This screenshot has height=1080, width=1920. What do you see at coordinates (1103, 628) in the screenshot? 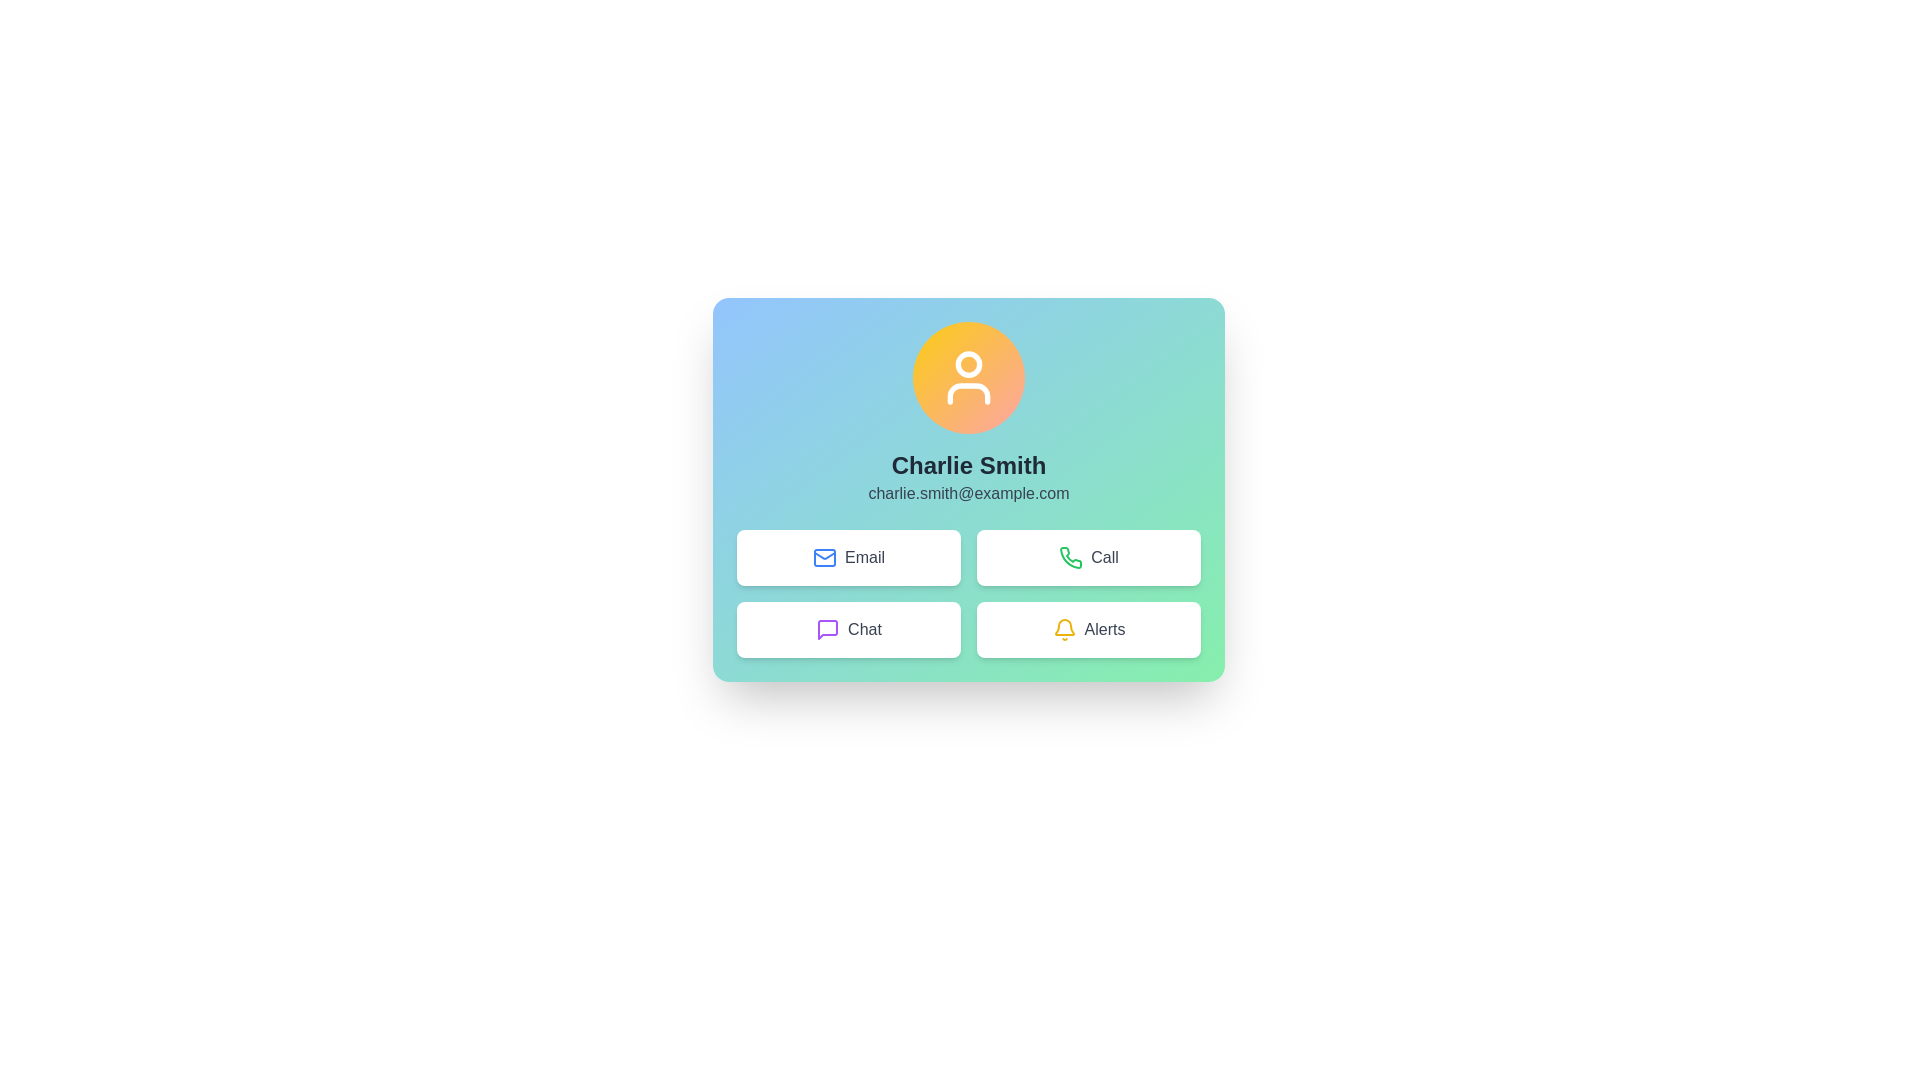
I see `text 'Alerts' displayed in gray color next to a yellow bell icon within a white background card` at bounding box center [1103, 628].